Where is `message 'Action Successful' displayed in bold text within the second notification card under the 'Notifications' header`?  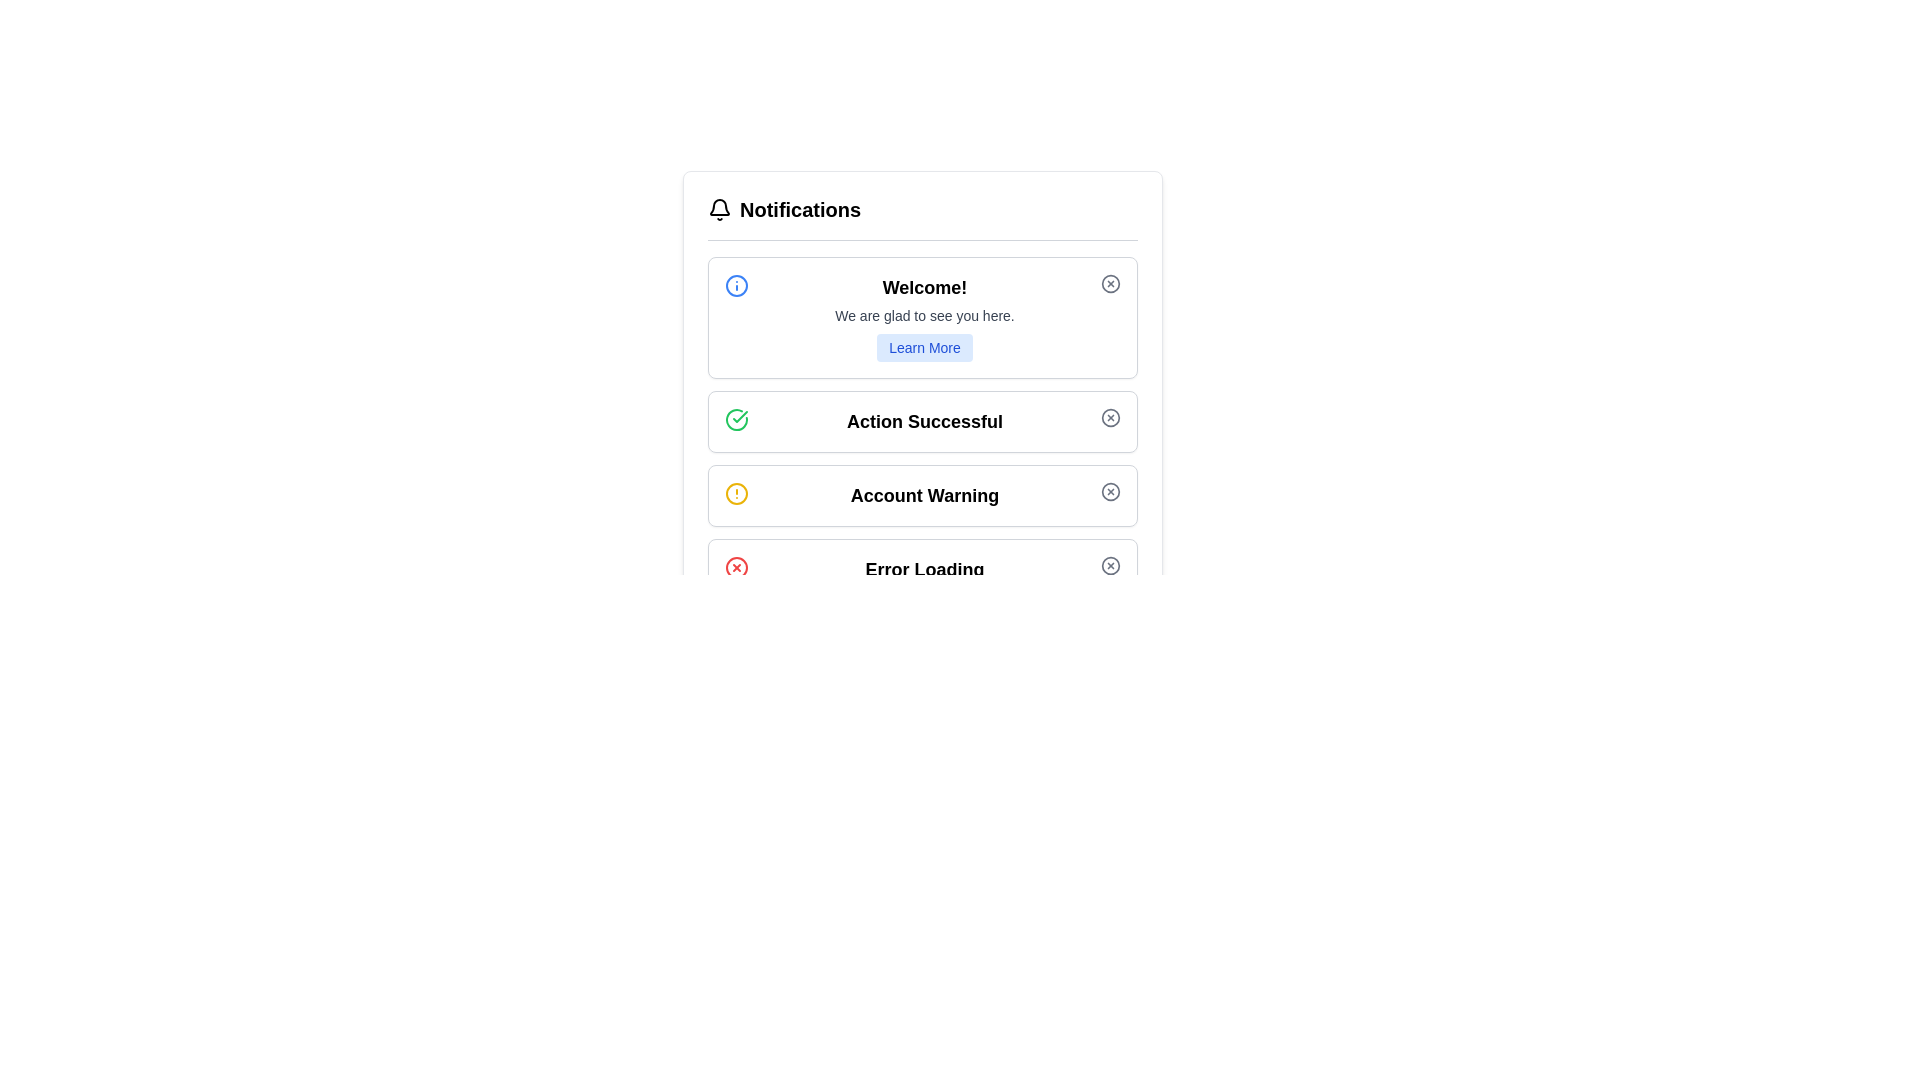
message 'Action Successful' displayed in bold text within the second notification card under the 'Notifications' header is located at coordinates (924, 420).